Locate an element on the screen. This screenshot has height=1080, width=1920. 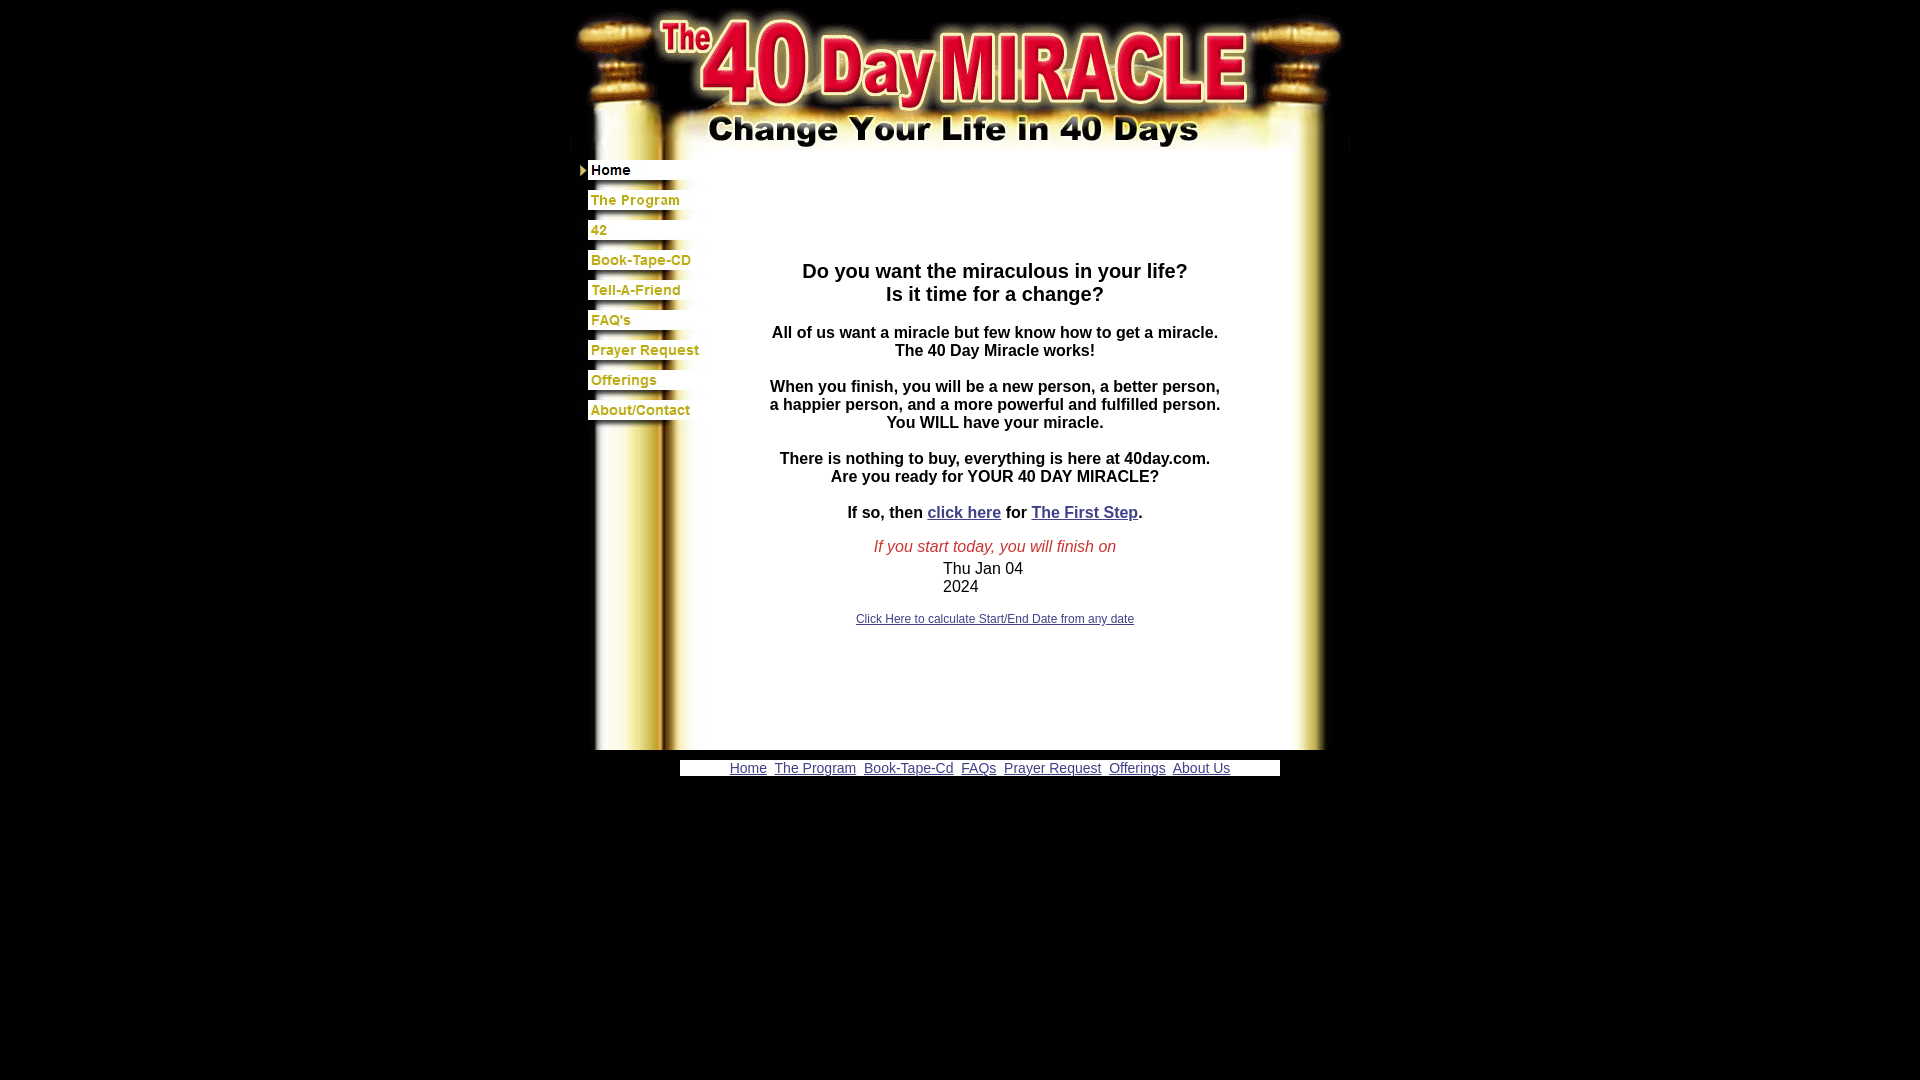
'Prayer Request' is located at coordinates (644, 353).